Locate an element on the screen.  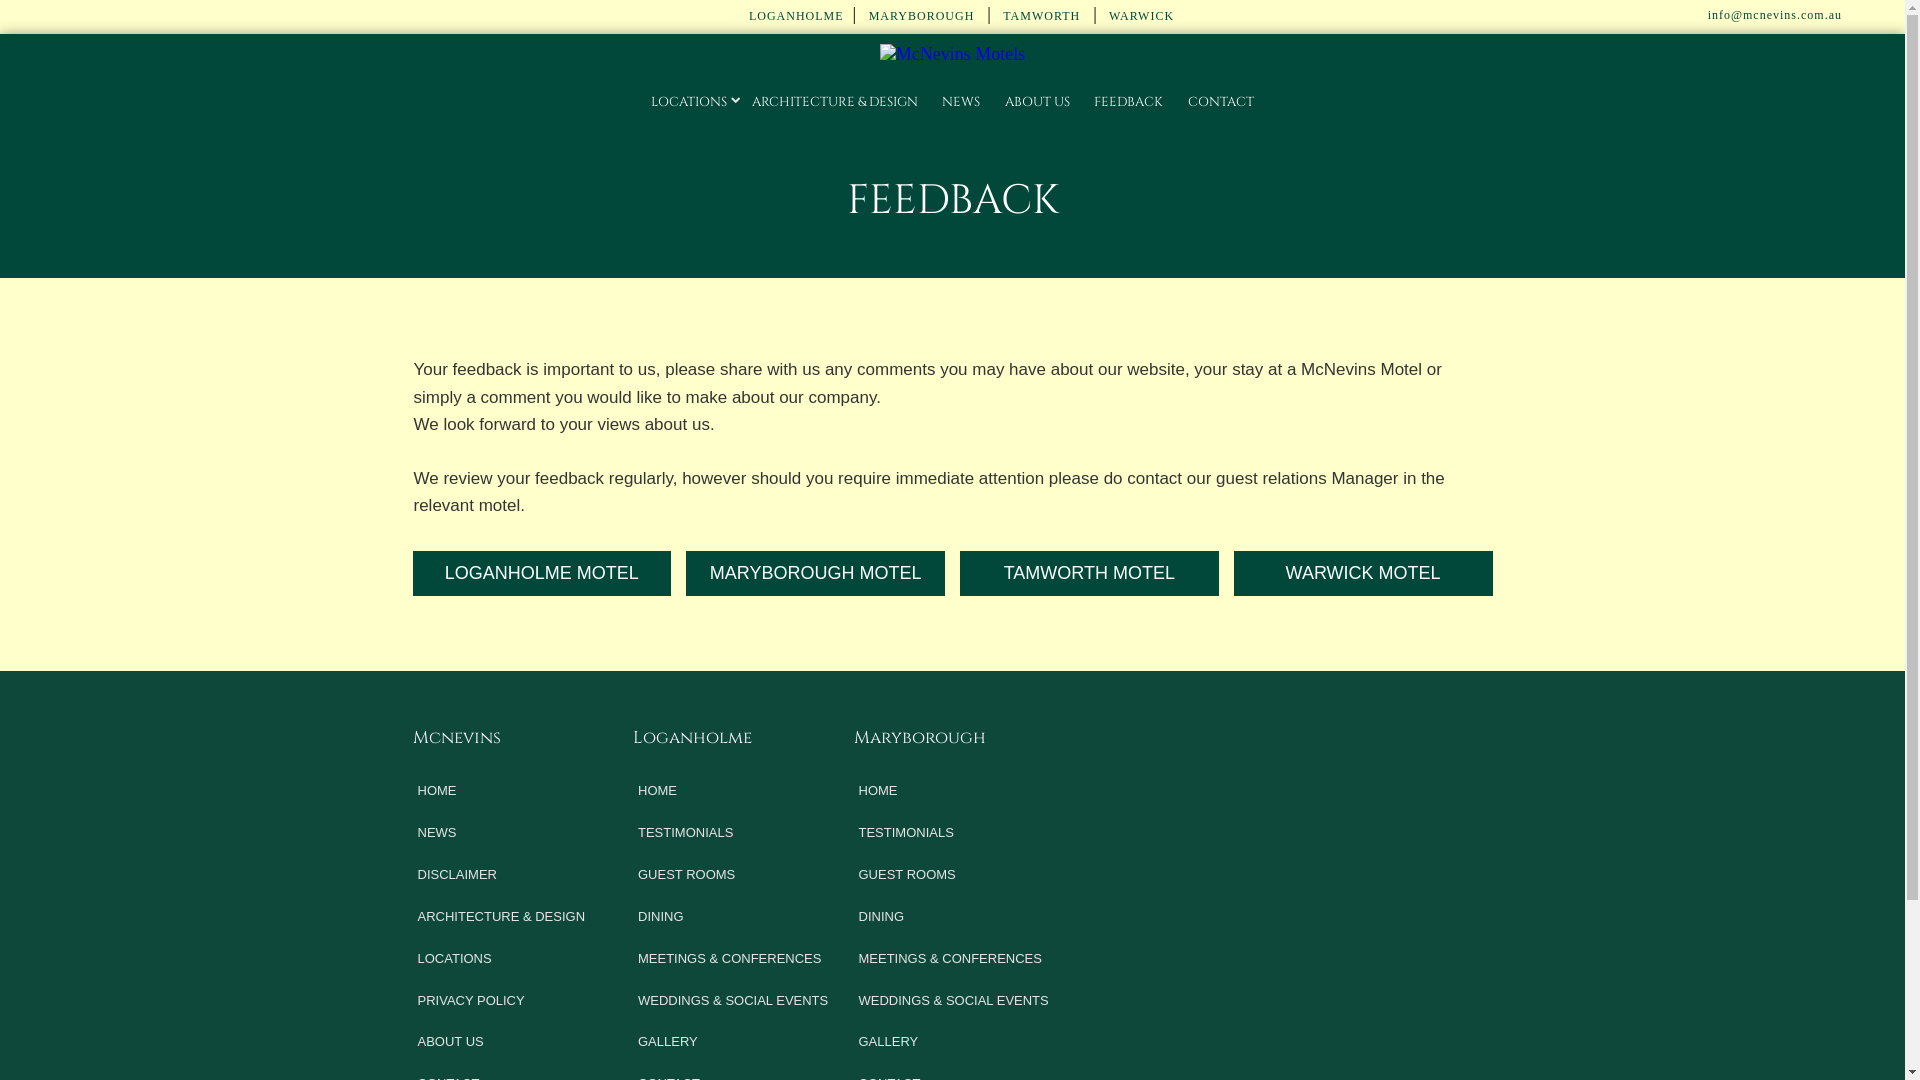
'GALLERY' is located at coordinates (742, 1040).